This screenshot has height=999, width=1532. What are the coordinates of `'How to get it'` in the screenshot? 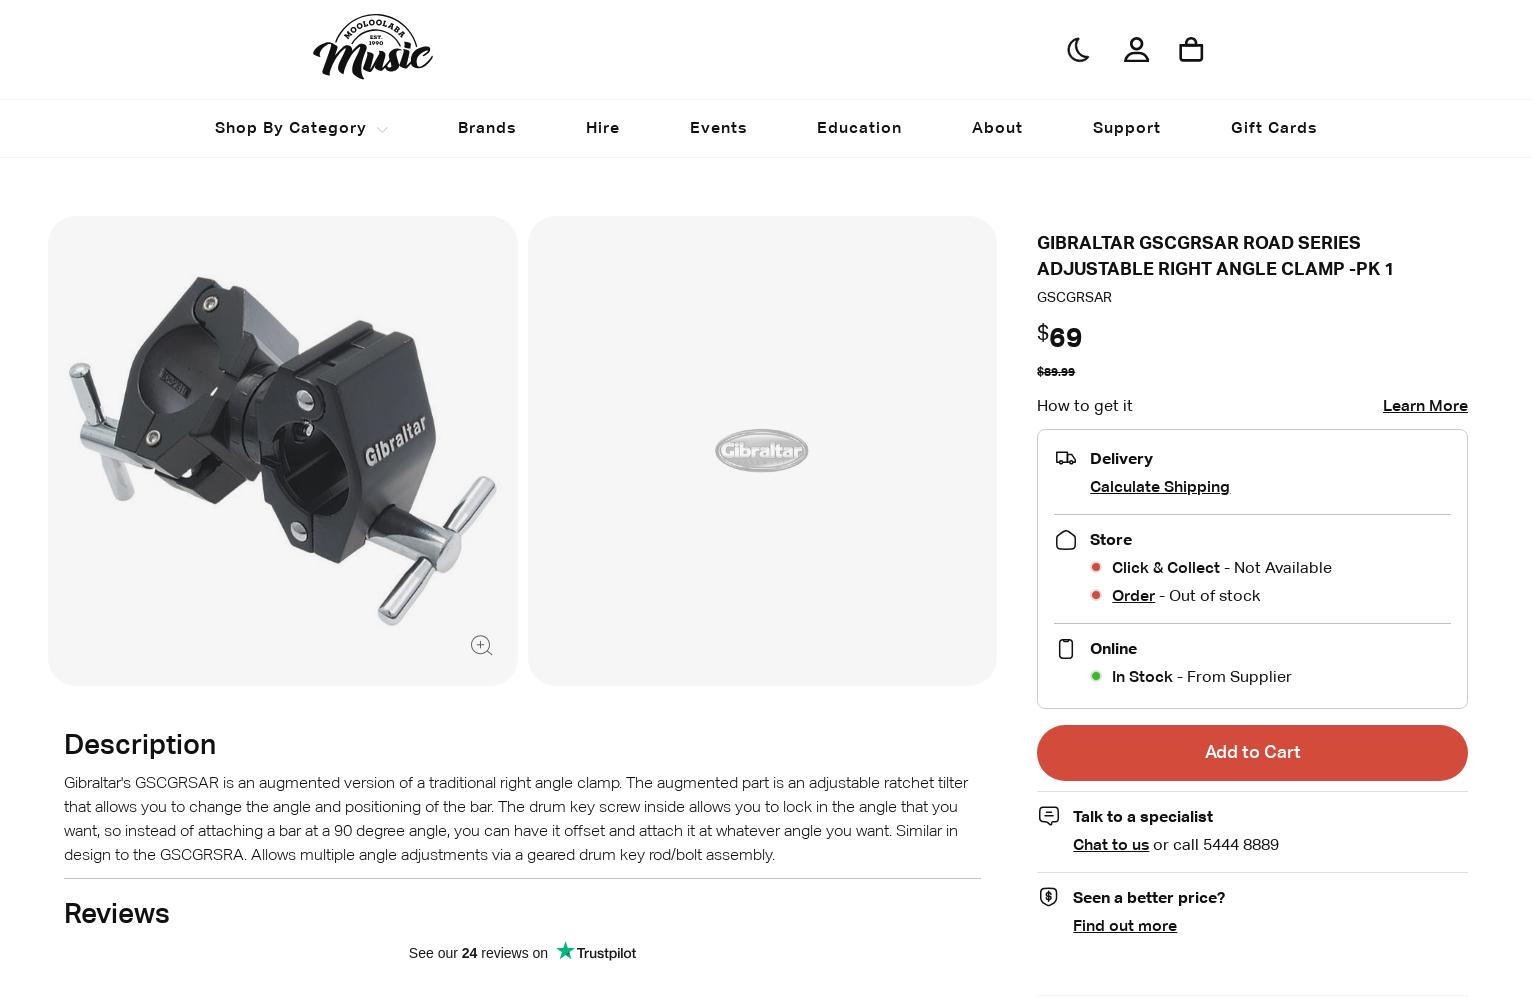 It's located at (1083, 404).